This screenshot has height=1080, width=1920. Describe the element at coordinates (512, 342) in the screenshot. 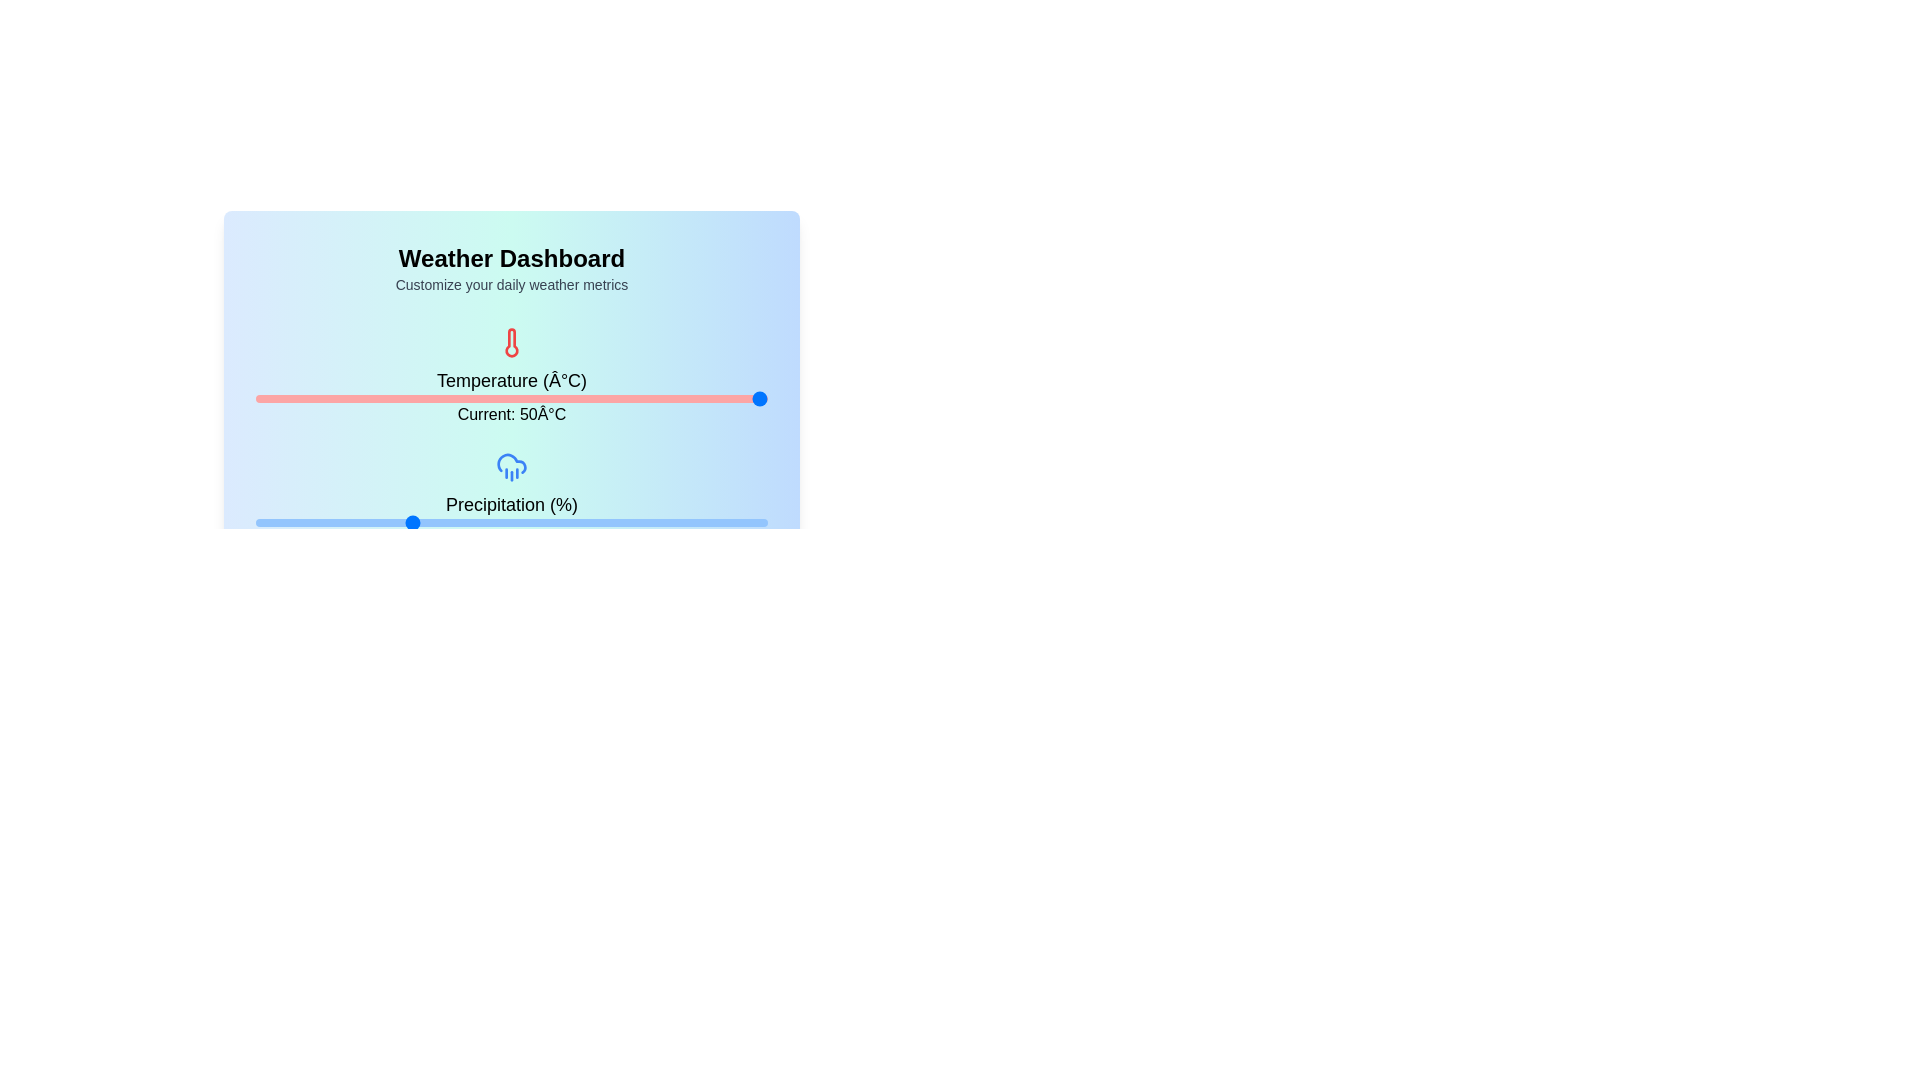

I see `the temperature icon located centrally within the thermometer SVG graphic, positioned above the 'Temperature (°C)' label and below the 'Weather Dashboard' title` at that location.